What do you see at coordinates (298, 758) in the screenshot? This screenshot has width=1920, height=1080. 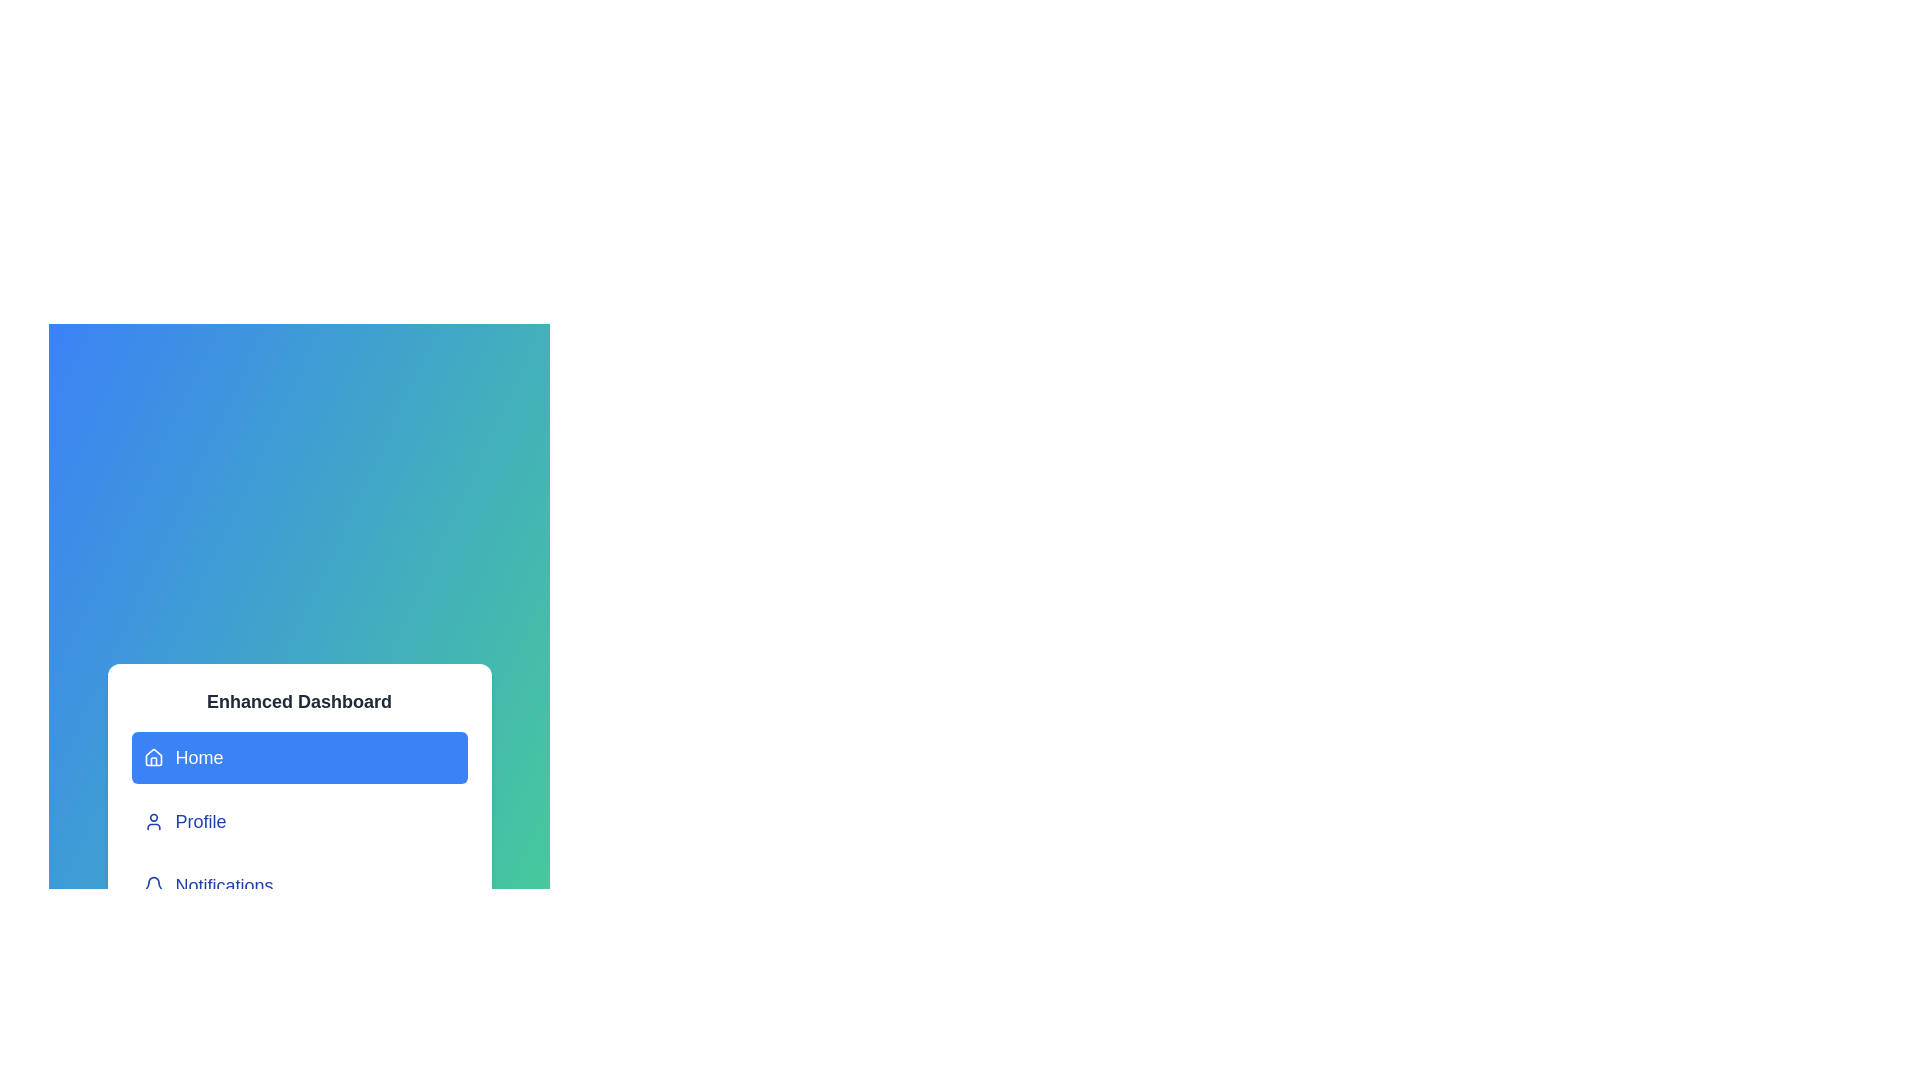 I see `the text labeled Home to read its content` at bounding box center [298, 758].